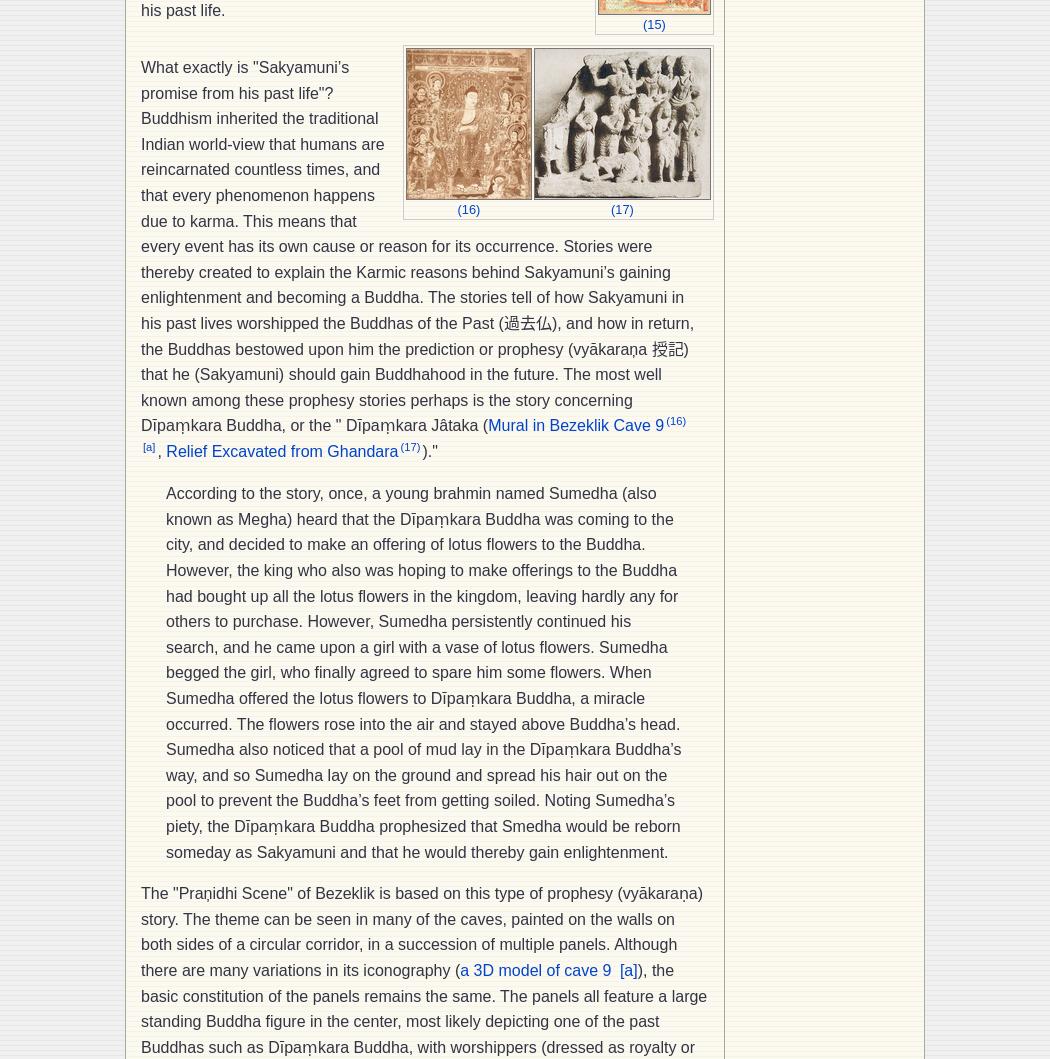  What do you see at coordinates (156, 451) in the screenshot?
I see `','` at bounding box center [156, 451].